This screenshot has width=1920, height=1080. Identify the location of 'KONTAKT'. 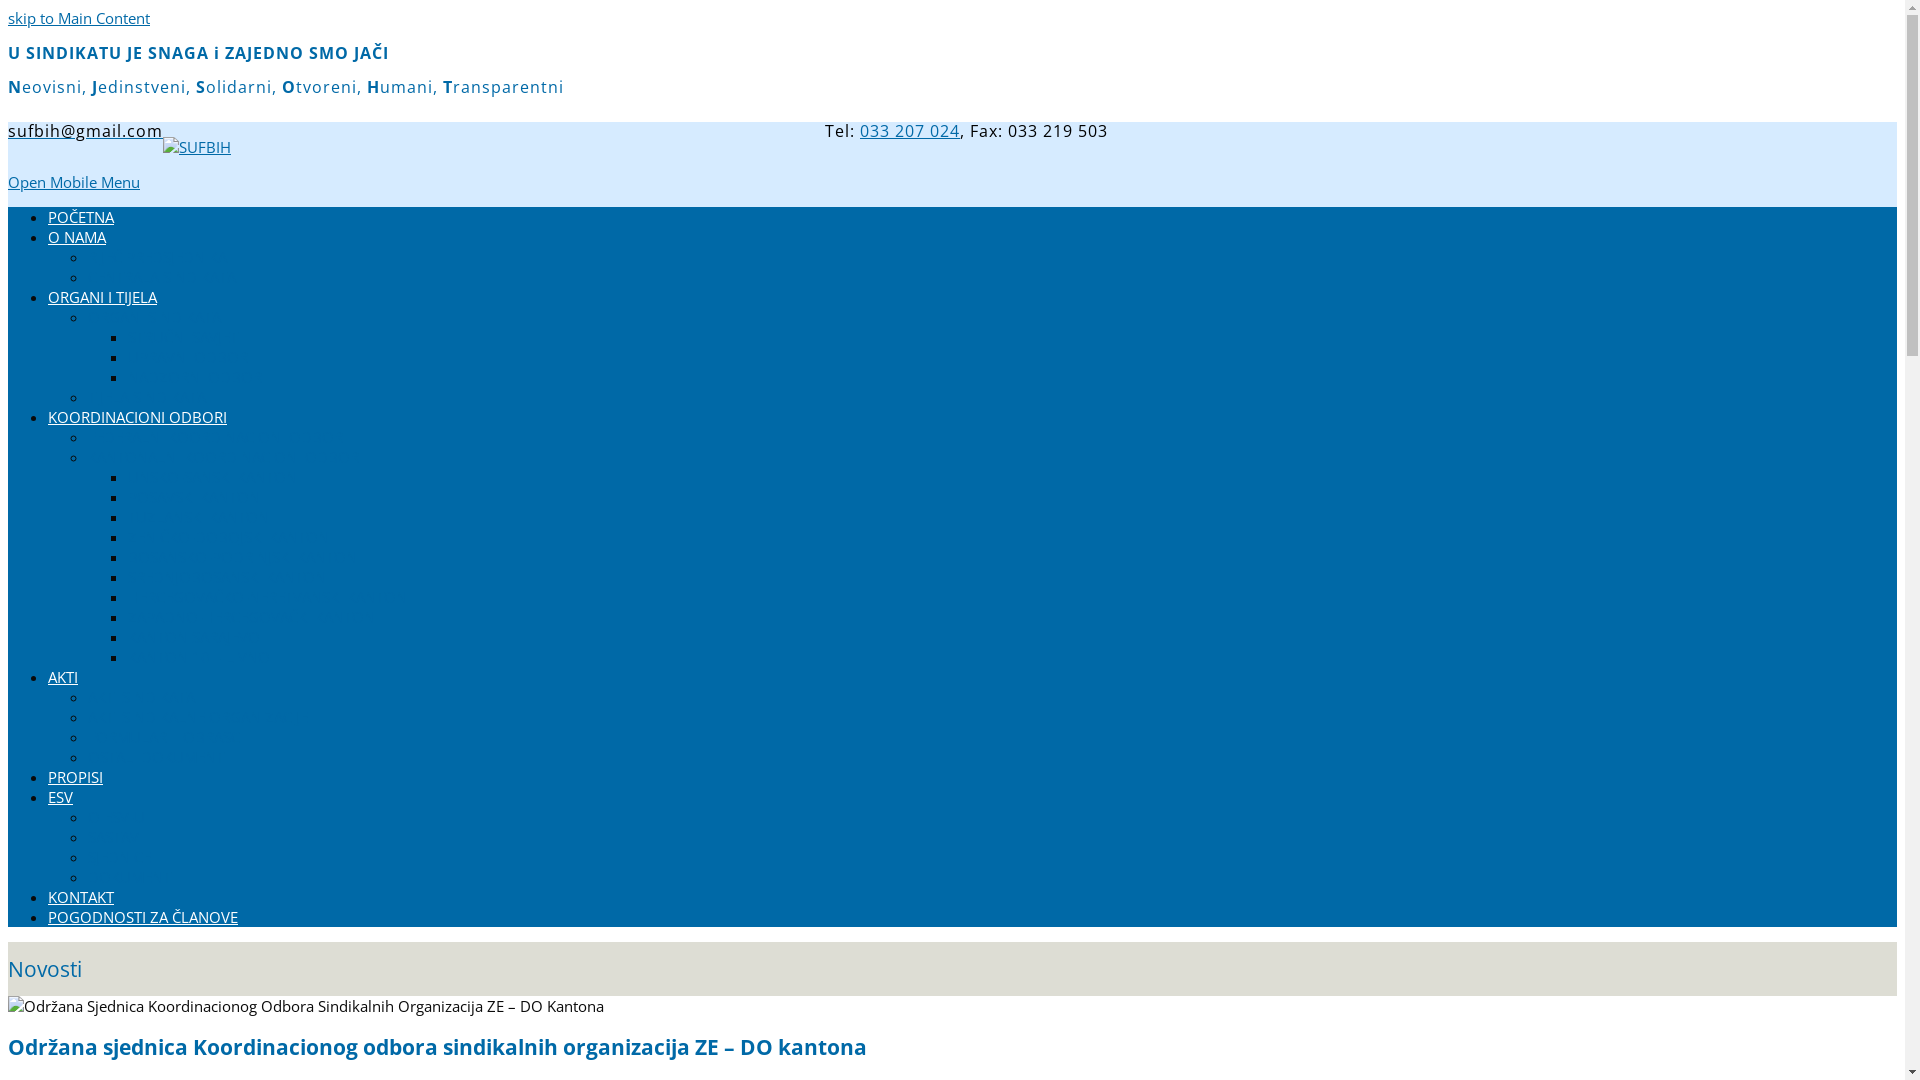
(80, 896).